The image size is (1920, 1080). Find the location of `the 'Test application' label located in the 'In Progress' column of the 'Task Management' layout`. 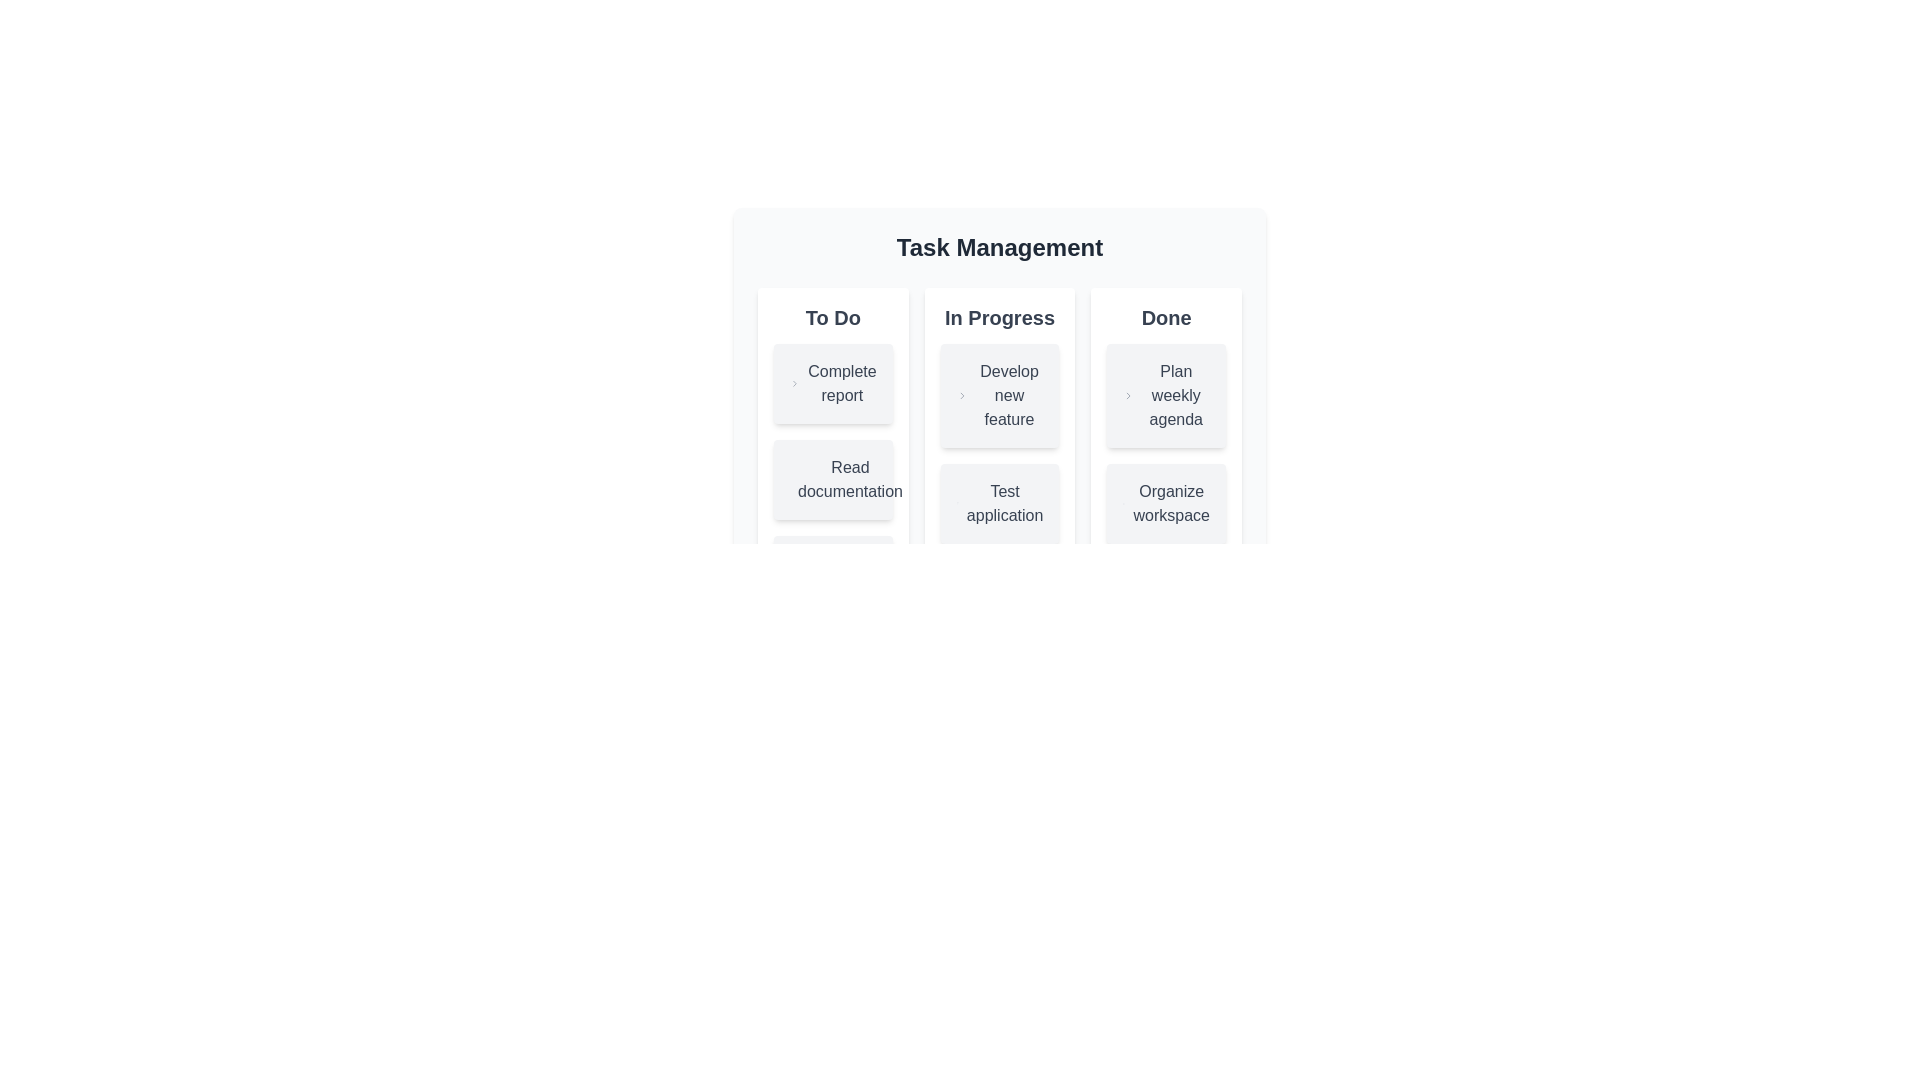

the 'Test application' label located in the 'In Progress' column of the 'Task Management' layout is located at coordinates (999, 503).